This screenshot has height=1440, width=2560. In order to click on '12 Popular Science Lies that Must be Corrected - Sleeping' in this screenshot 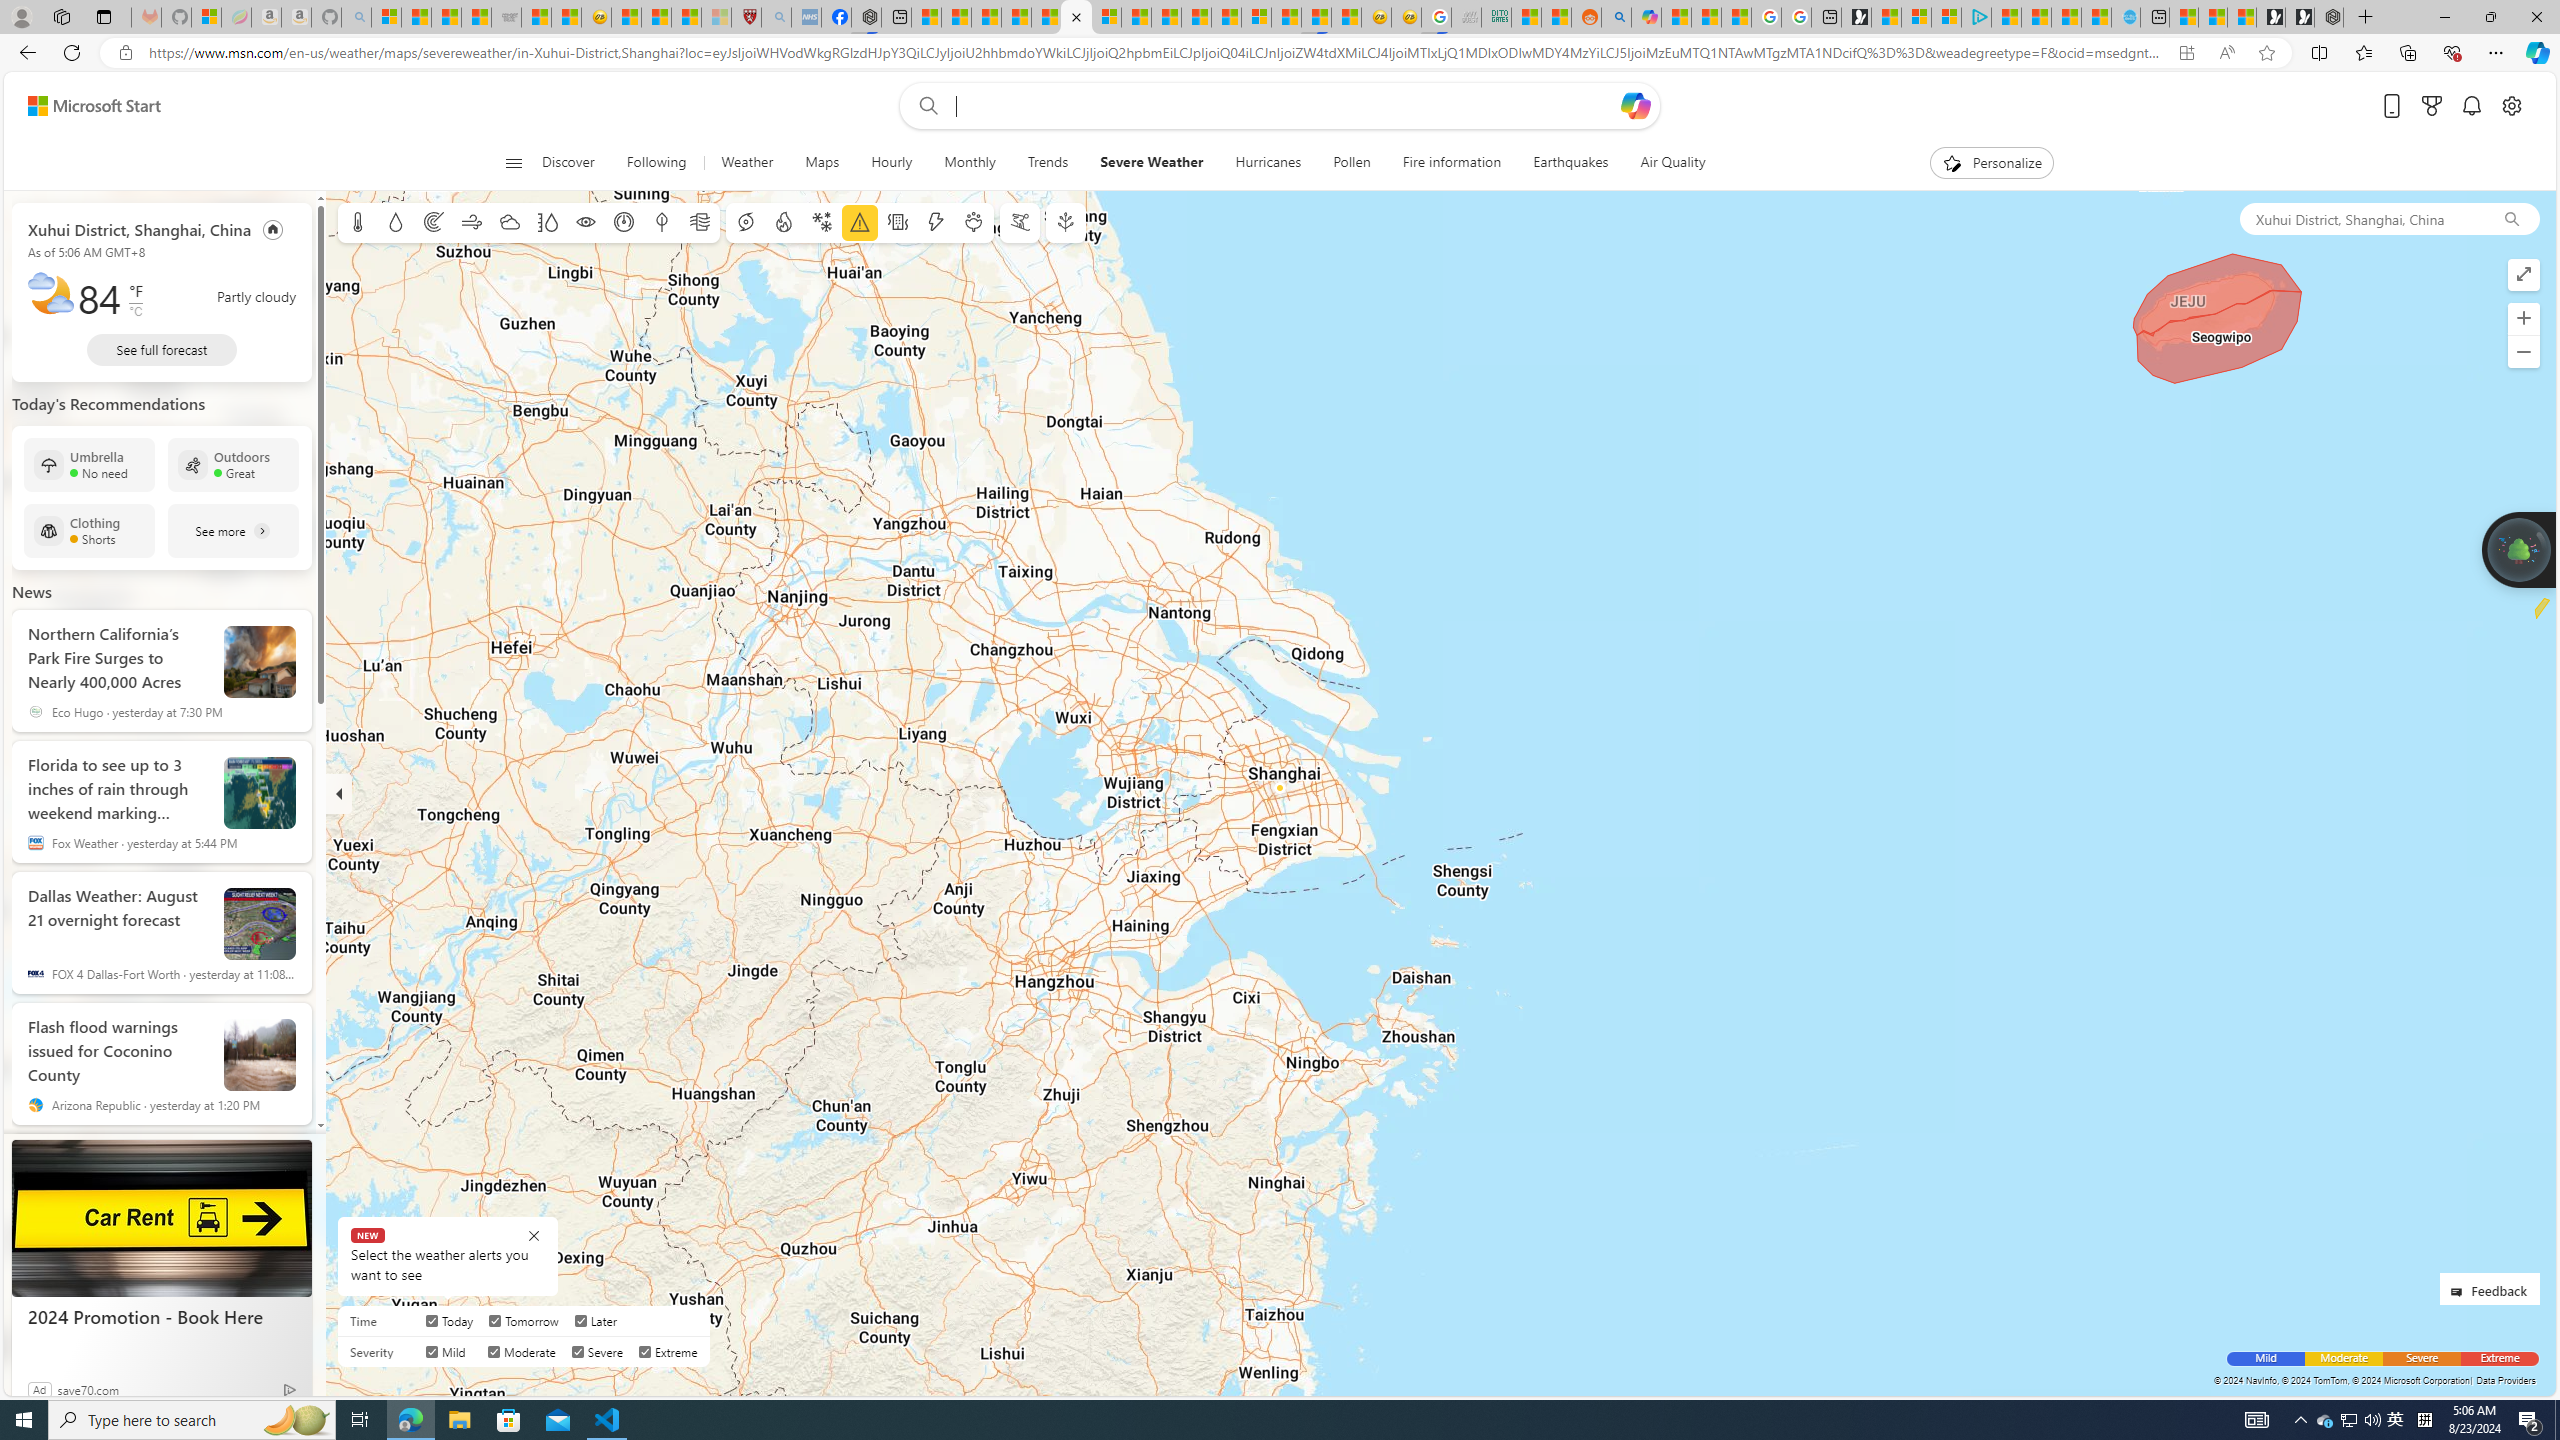, I will do `click(716, 16)`.